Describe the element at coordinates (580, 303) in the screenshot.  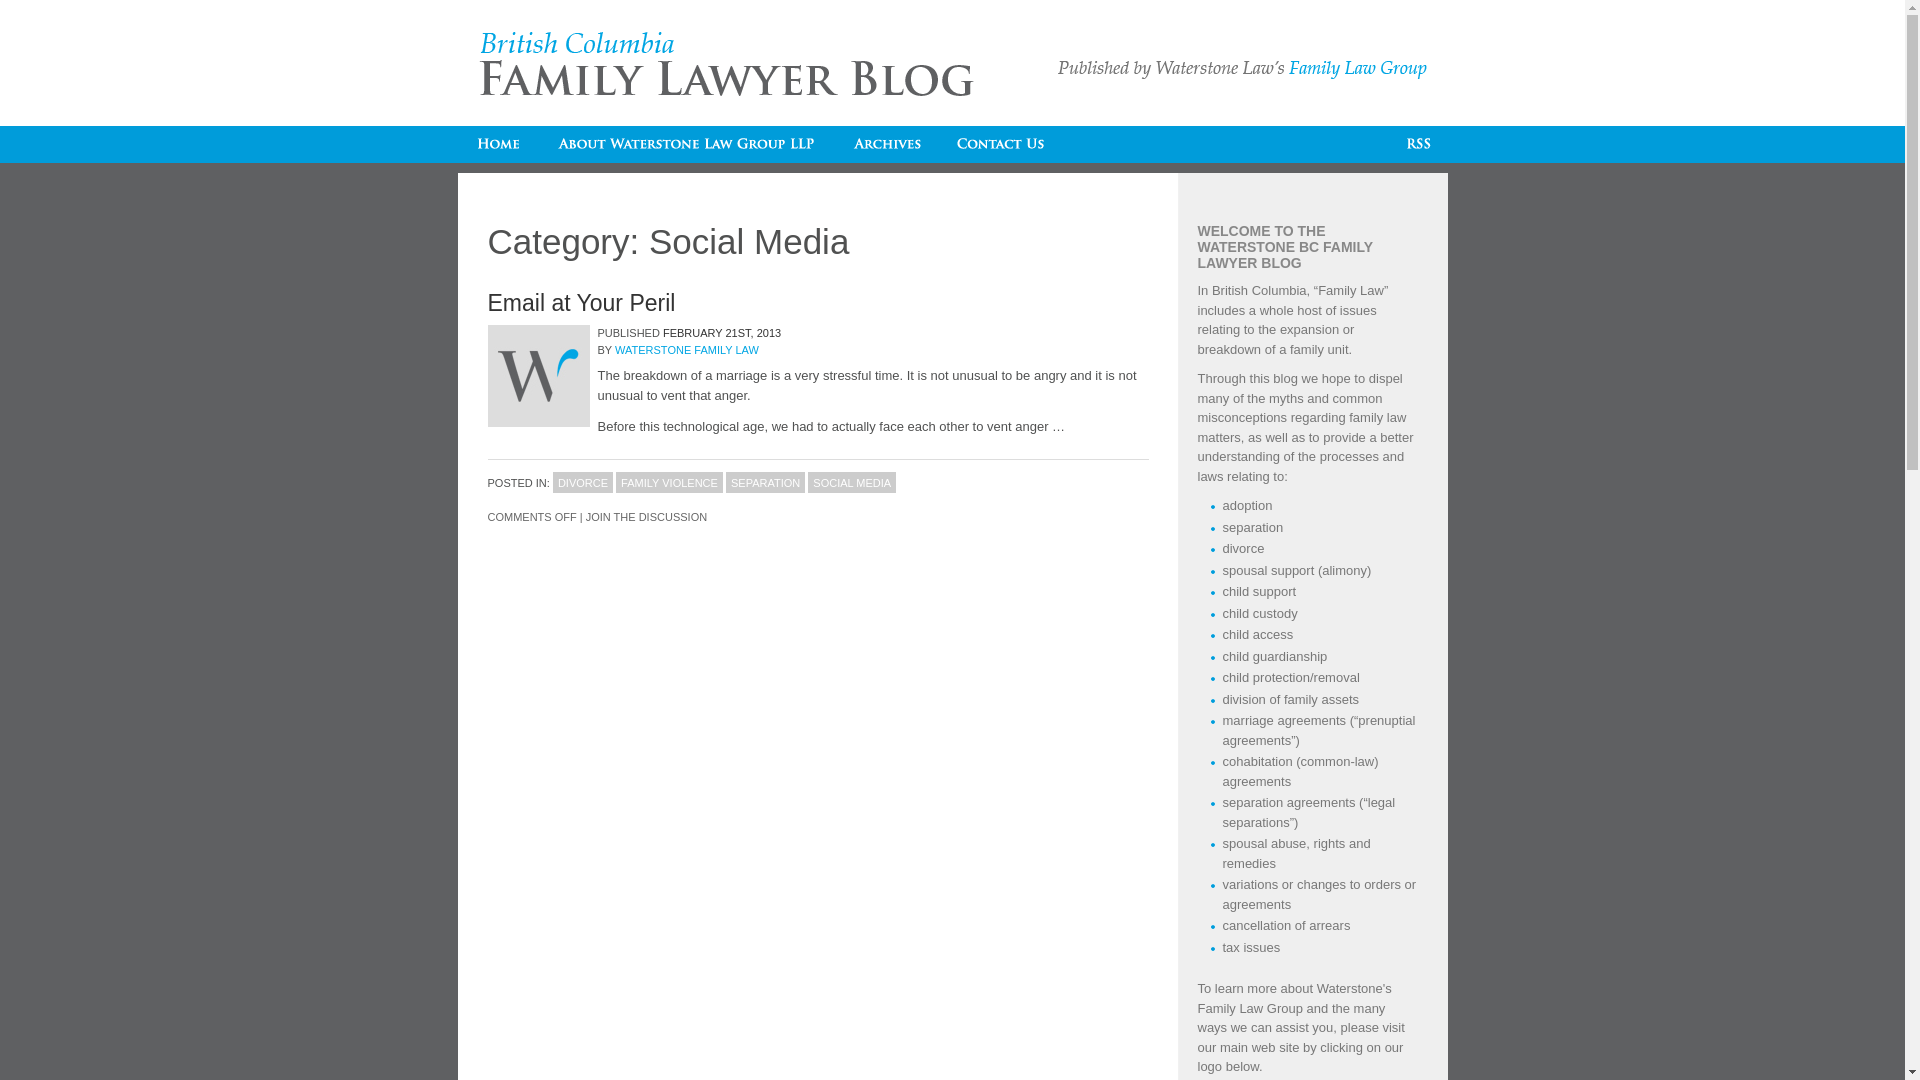
I see `'Email at Your Peril'` at that location.